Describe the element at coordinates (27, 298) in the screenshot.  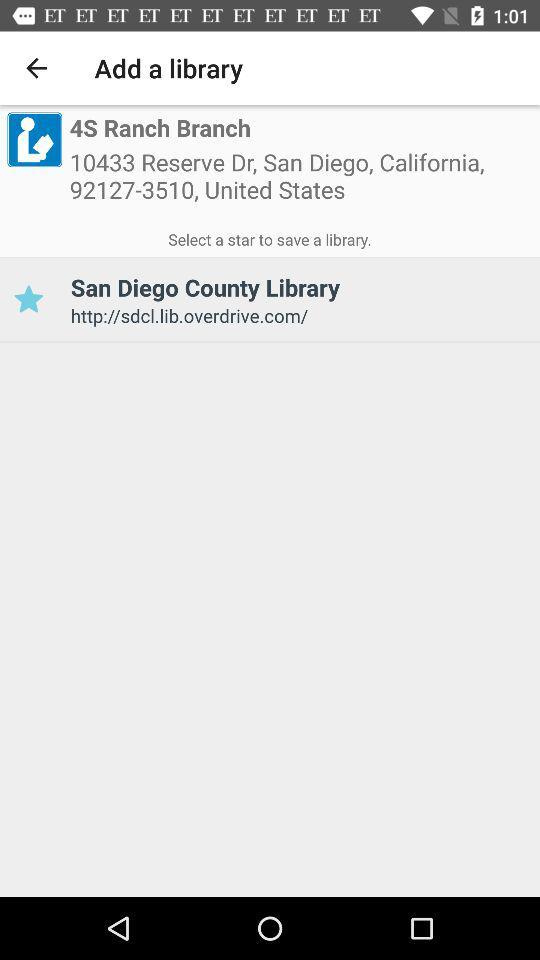
I see `san diego county library` at that location.